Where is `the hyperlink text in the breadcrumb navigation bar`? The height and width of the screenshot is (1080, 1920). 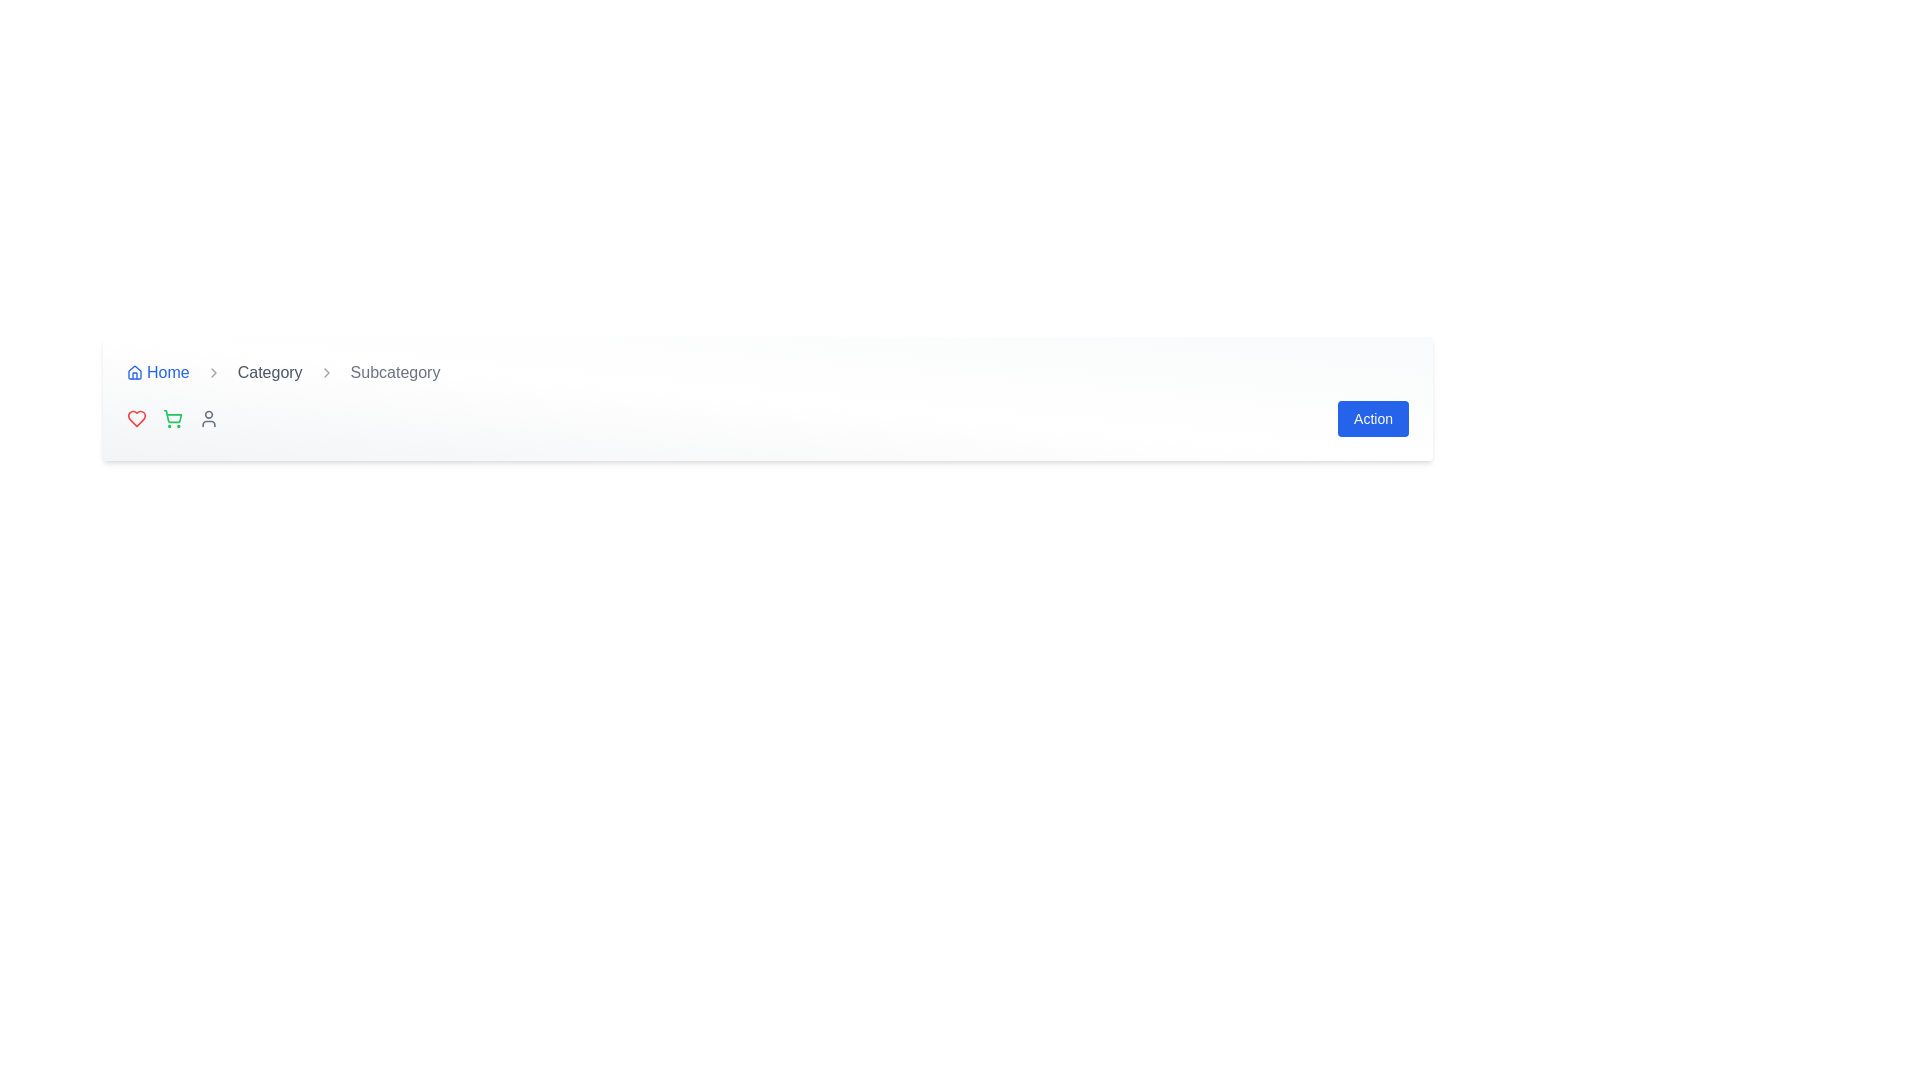
the hyperlink text in the breadcrumb navigation bar is located at coordinates (269, 373).